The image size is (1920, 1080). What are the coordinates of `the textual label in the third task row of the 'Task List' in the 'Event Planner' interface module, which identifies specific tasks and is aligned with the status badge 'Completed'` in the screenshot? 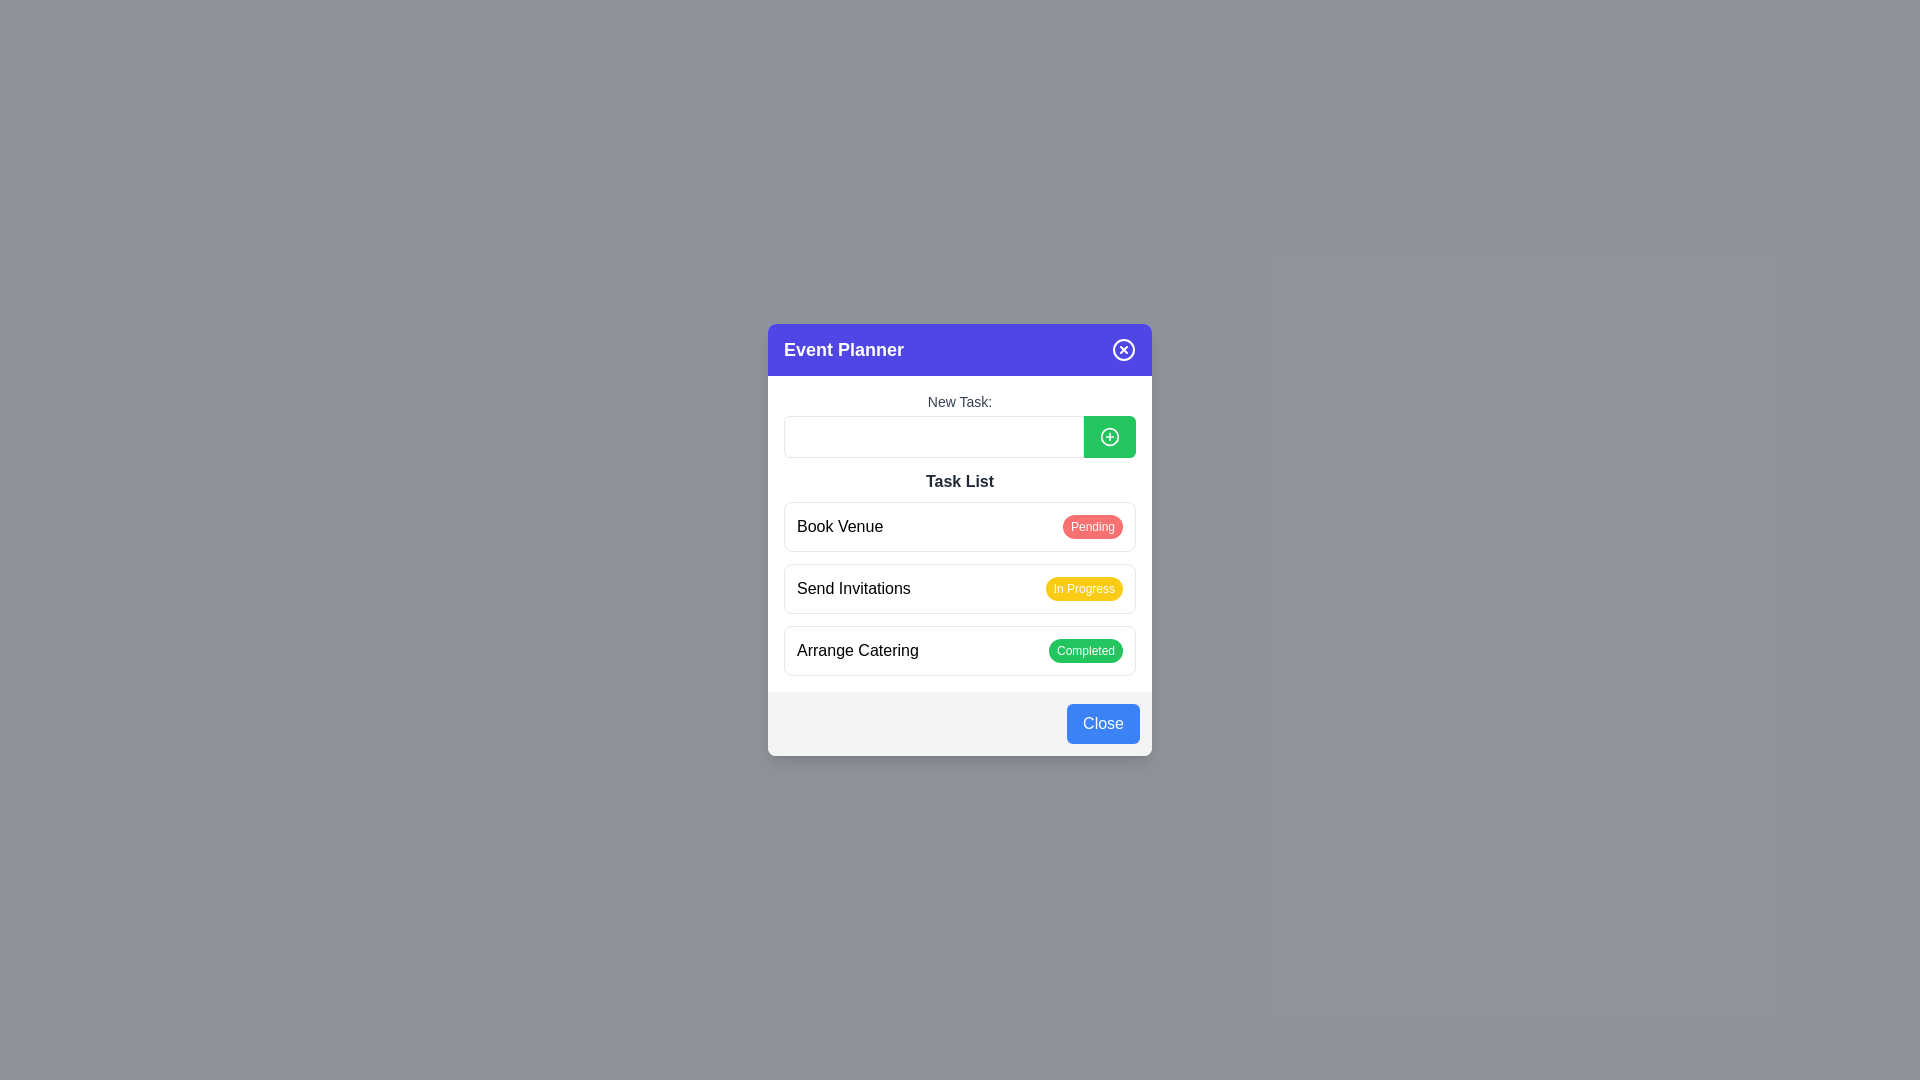 It's located at (857, 651).